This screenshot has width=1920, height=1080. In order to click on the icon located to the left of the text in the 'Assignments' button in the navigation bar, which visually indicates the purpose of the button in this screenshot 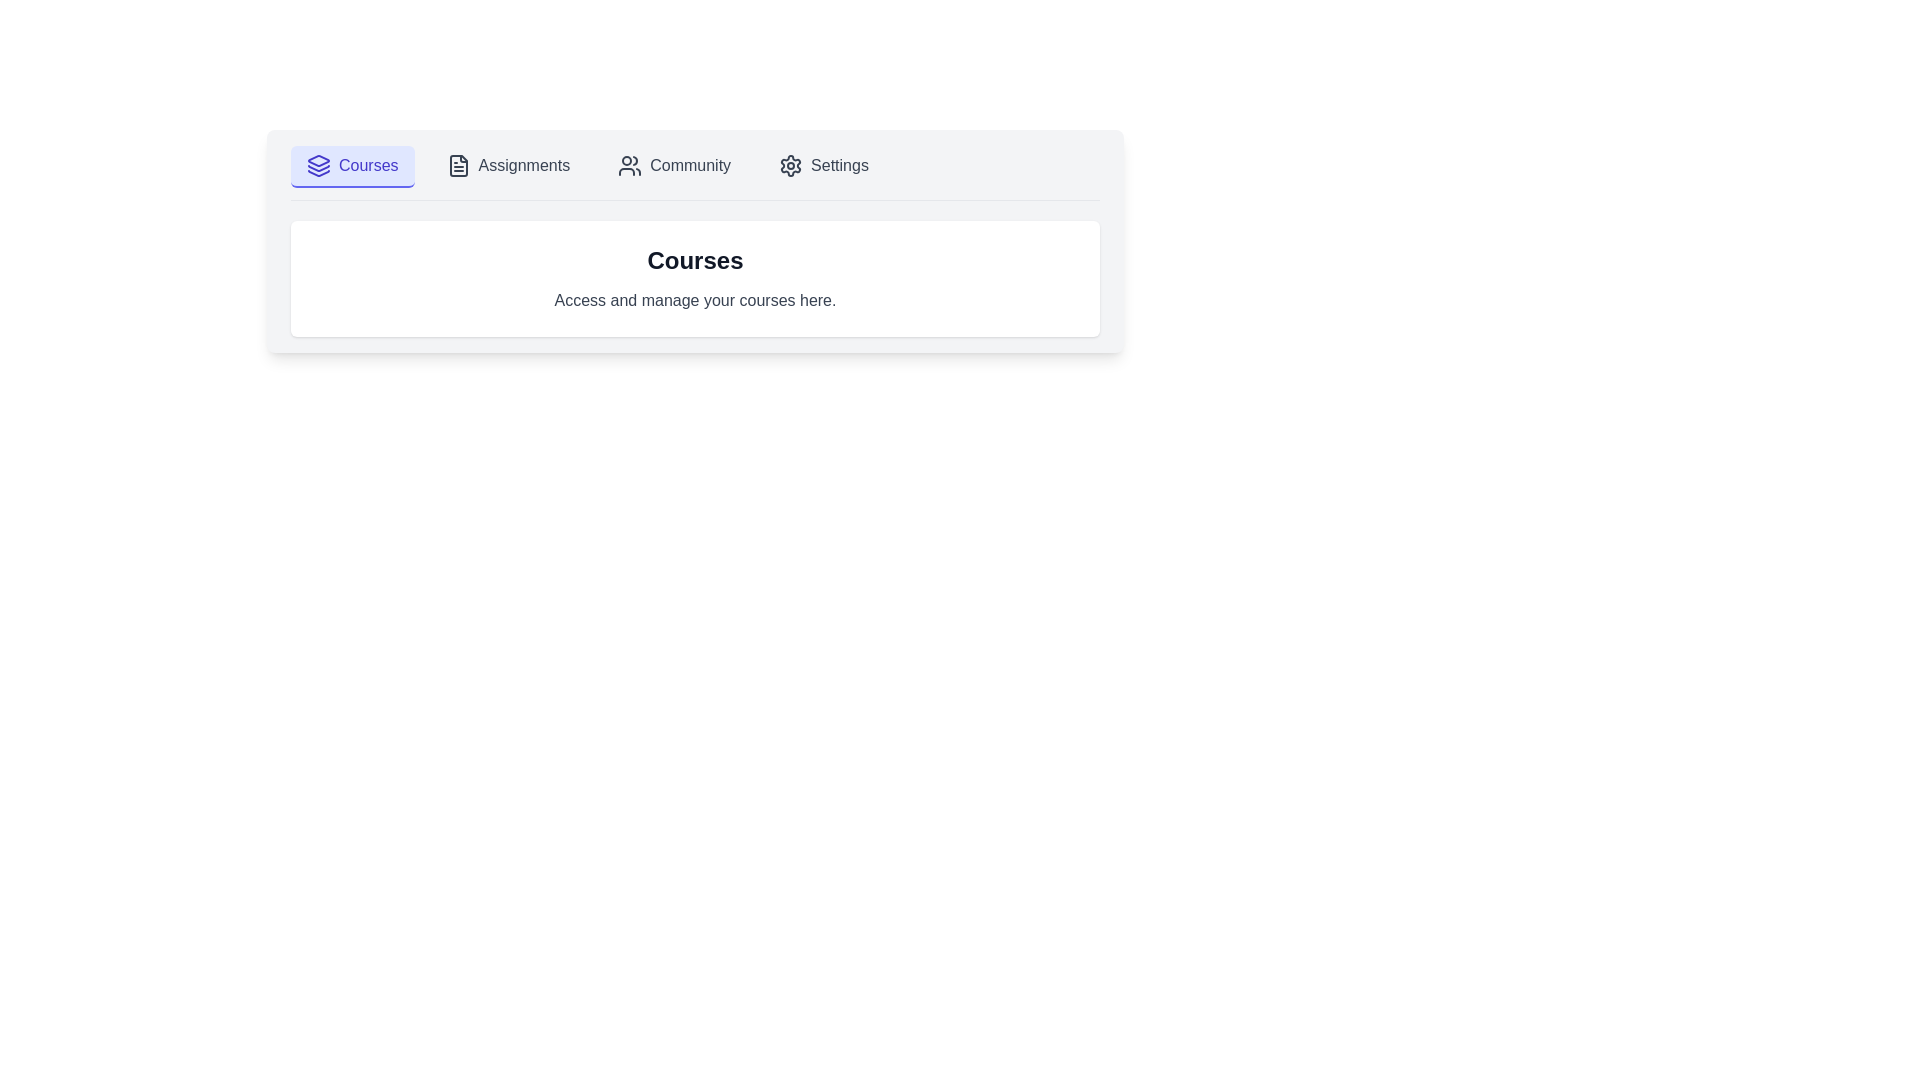, I will do `click(457, 164)`.